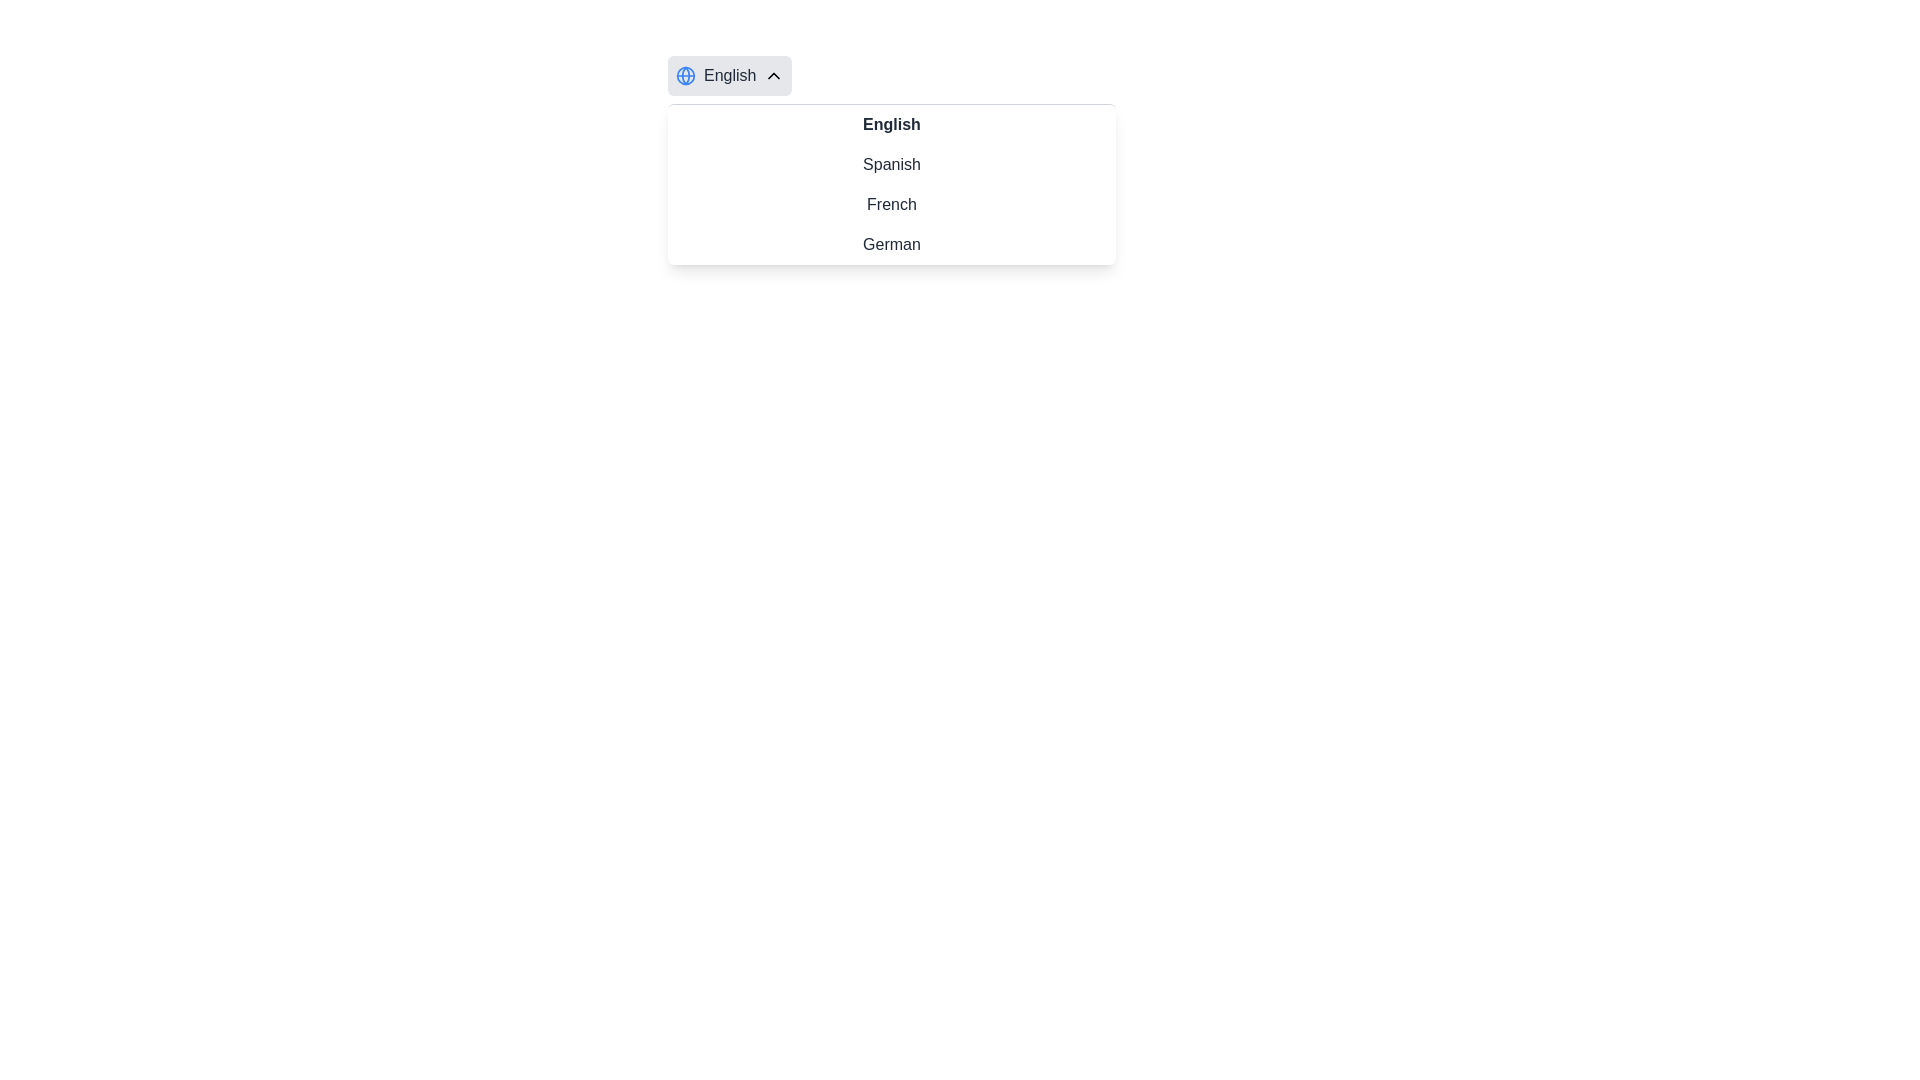 This screenshot has width=1920, height=1080. What do you see at coordinates (729, 75) in the screenshot?
I see `the static text element displaying 'English' in gray color, which is positioned centrally within the language selection component` at bounding box center [729, 75].